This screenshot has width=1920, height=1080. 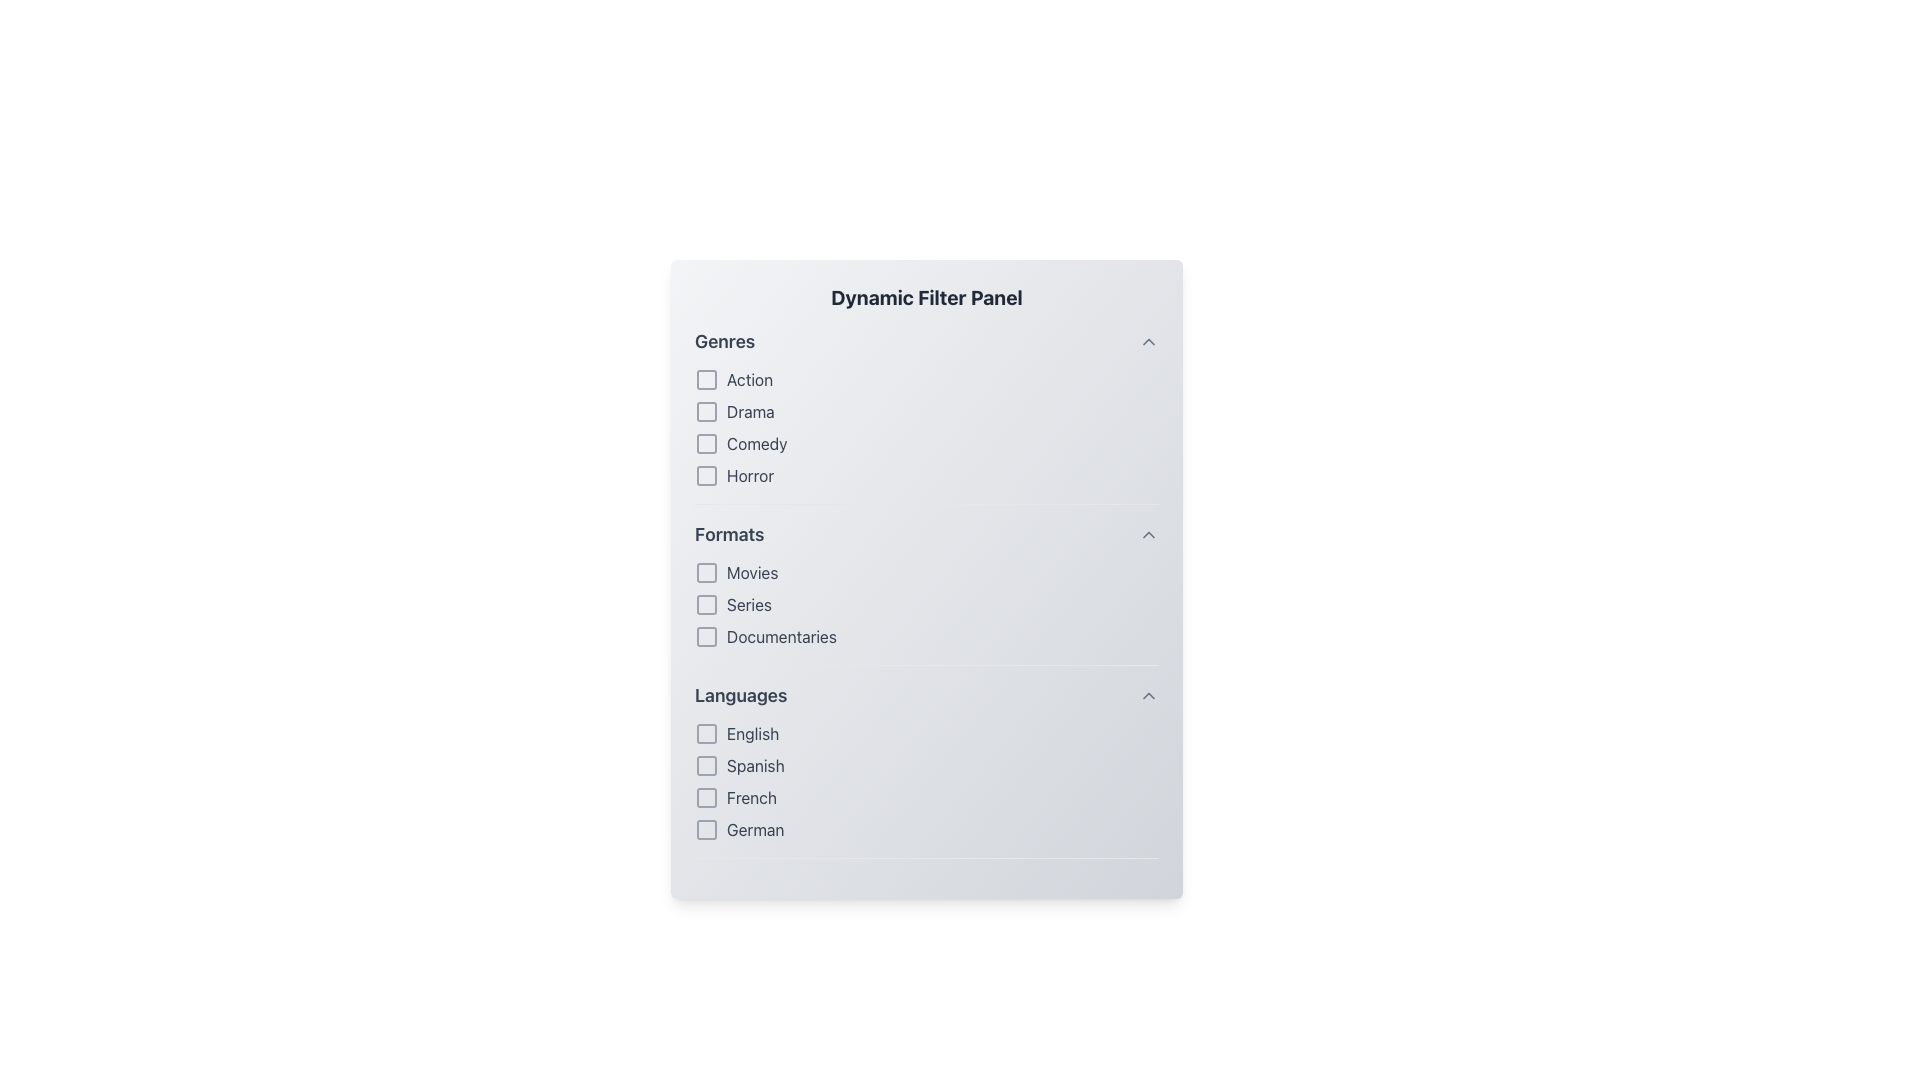 What do you see at coordinates (925, 411) in the screenshot?
I see `the checkbox for the 'Drama' option located in the 'Genres' section of the 'Dynamic Filter Panel'` at bounding box center [925, 411].